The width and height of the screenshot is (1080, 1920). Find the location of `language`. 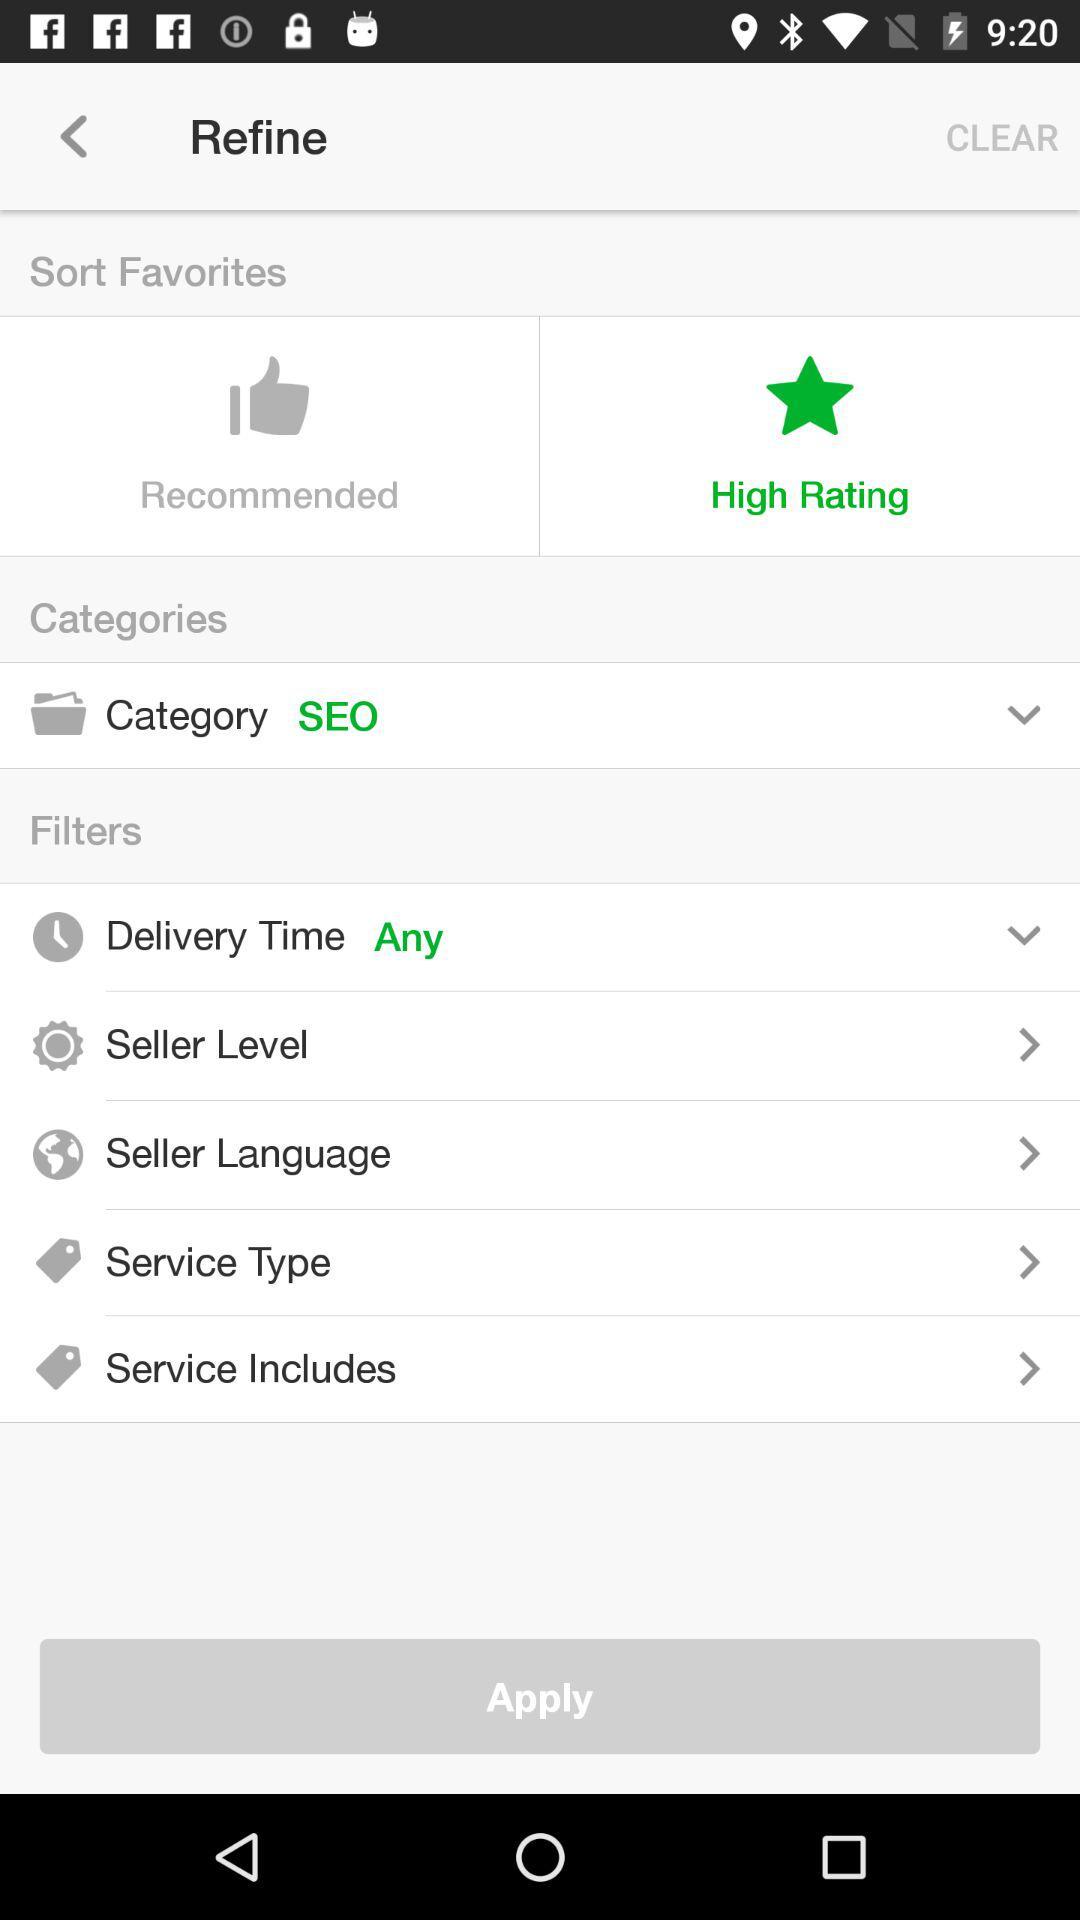

language is located at coordinates (749, 1153).